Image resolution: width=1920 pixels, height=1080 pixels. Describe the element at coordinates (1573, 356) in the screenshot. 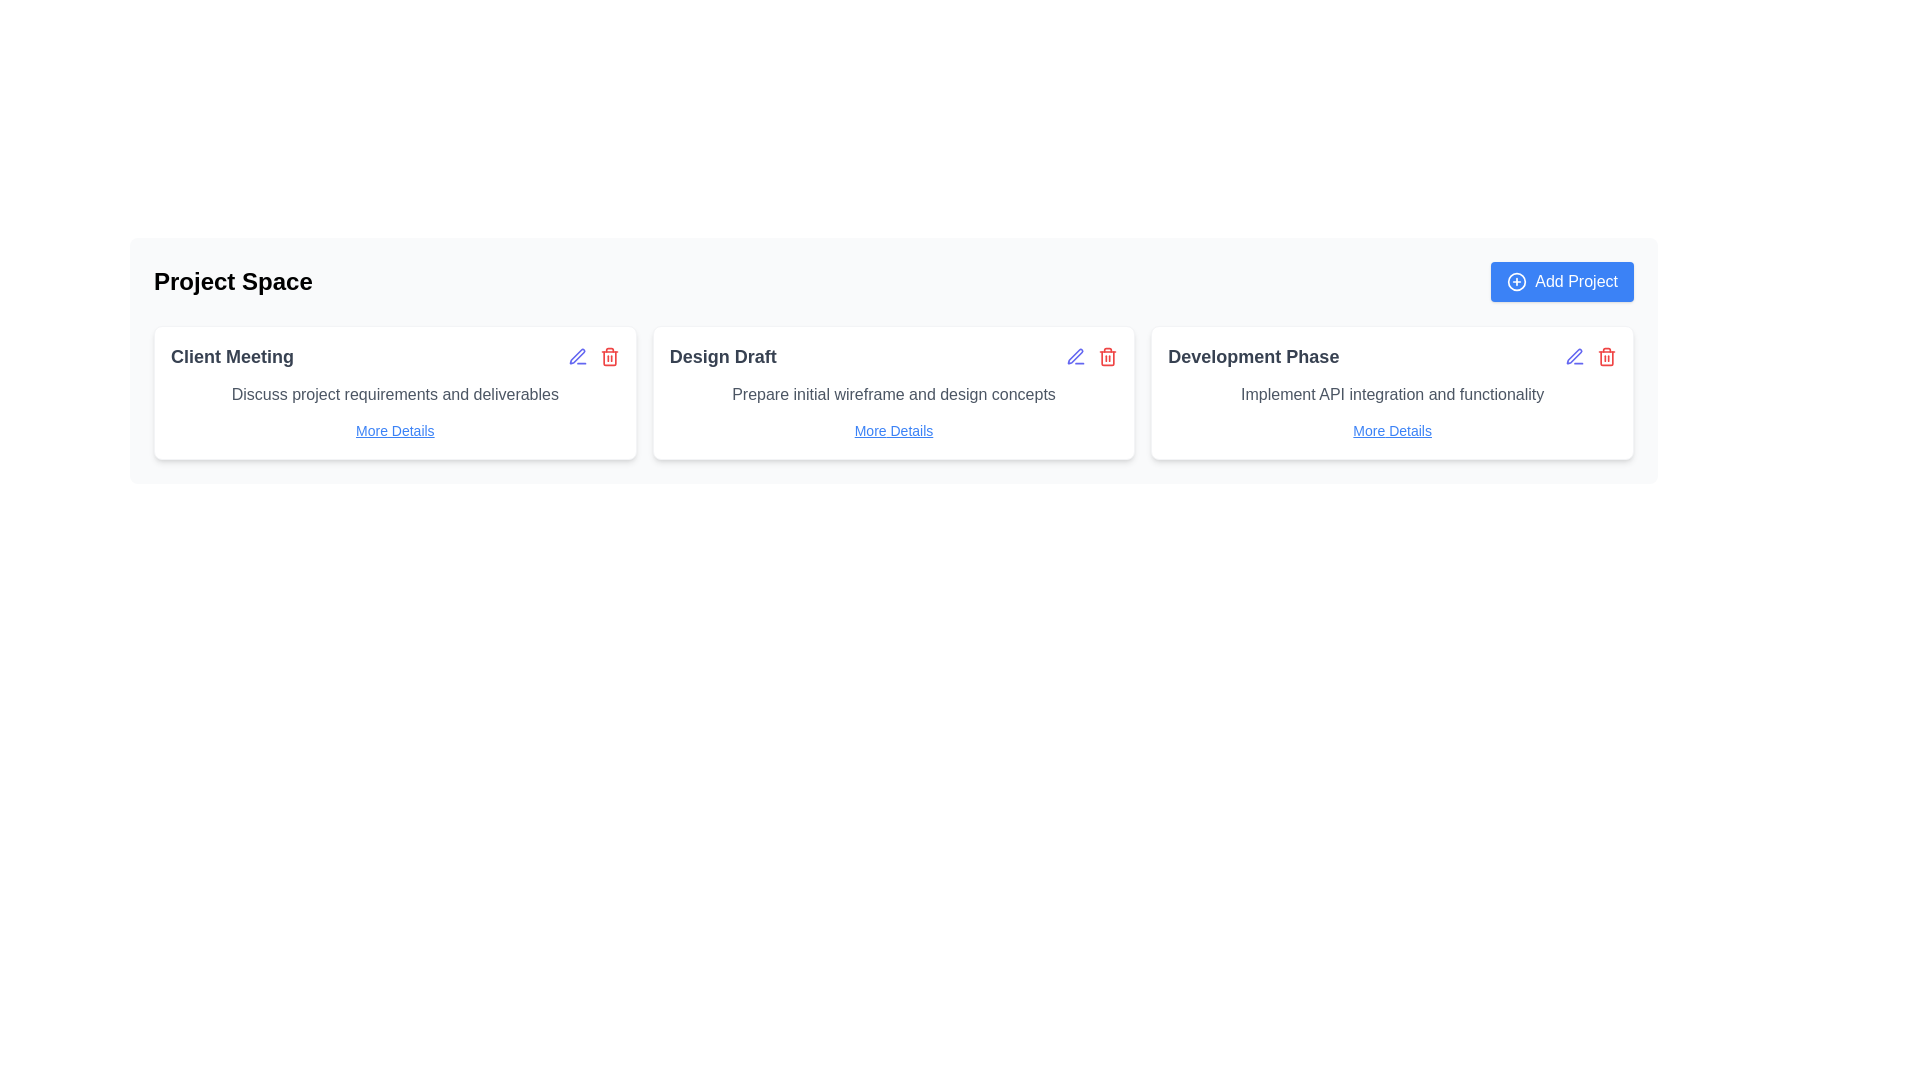

I see `the indigo icon button resembling a pen located in the 'Development Phase' section card` at that location.